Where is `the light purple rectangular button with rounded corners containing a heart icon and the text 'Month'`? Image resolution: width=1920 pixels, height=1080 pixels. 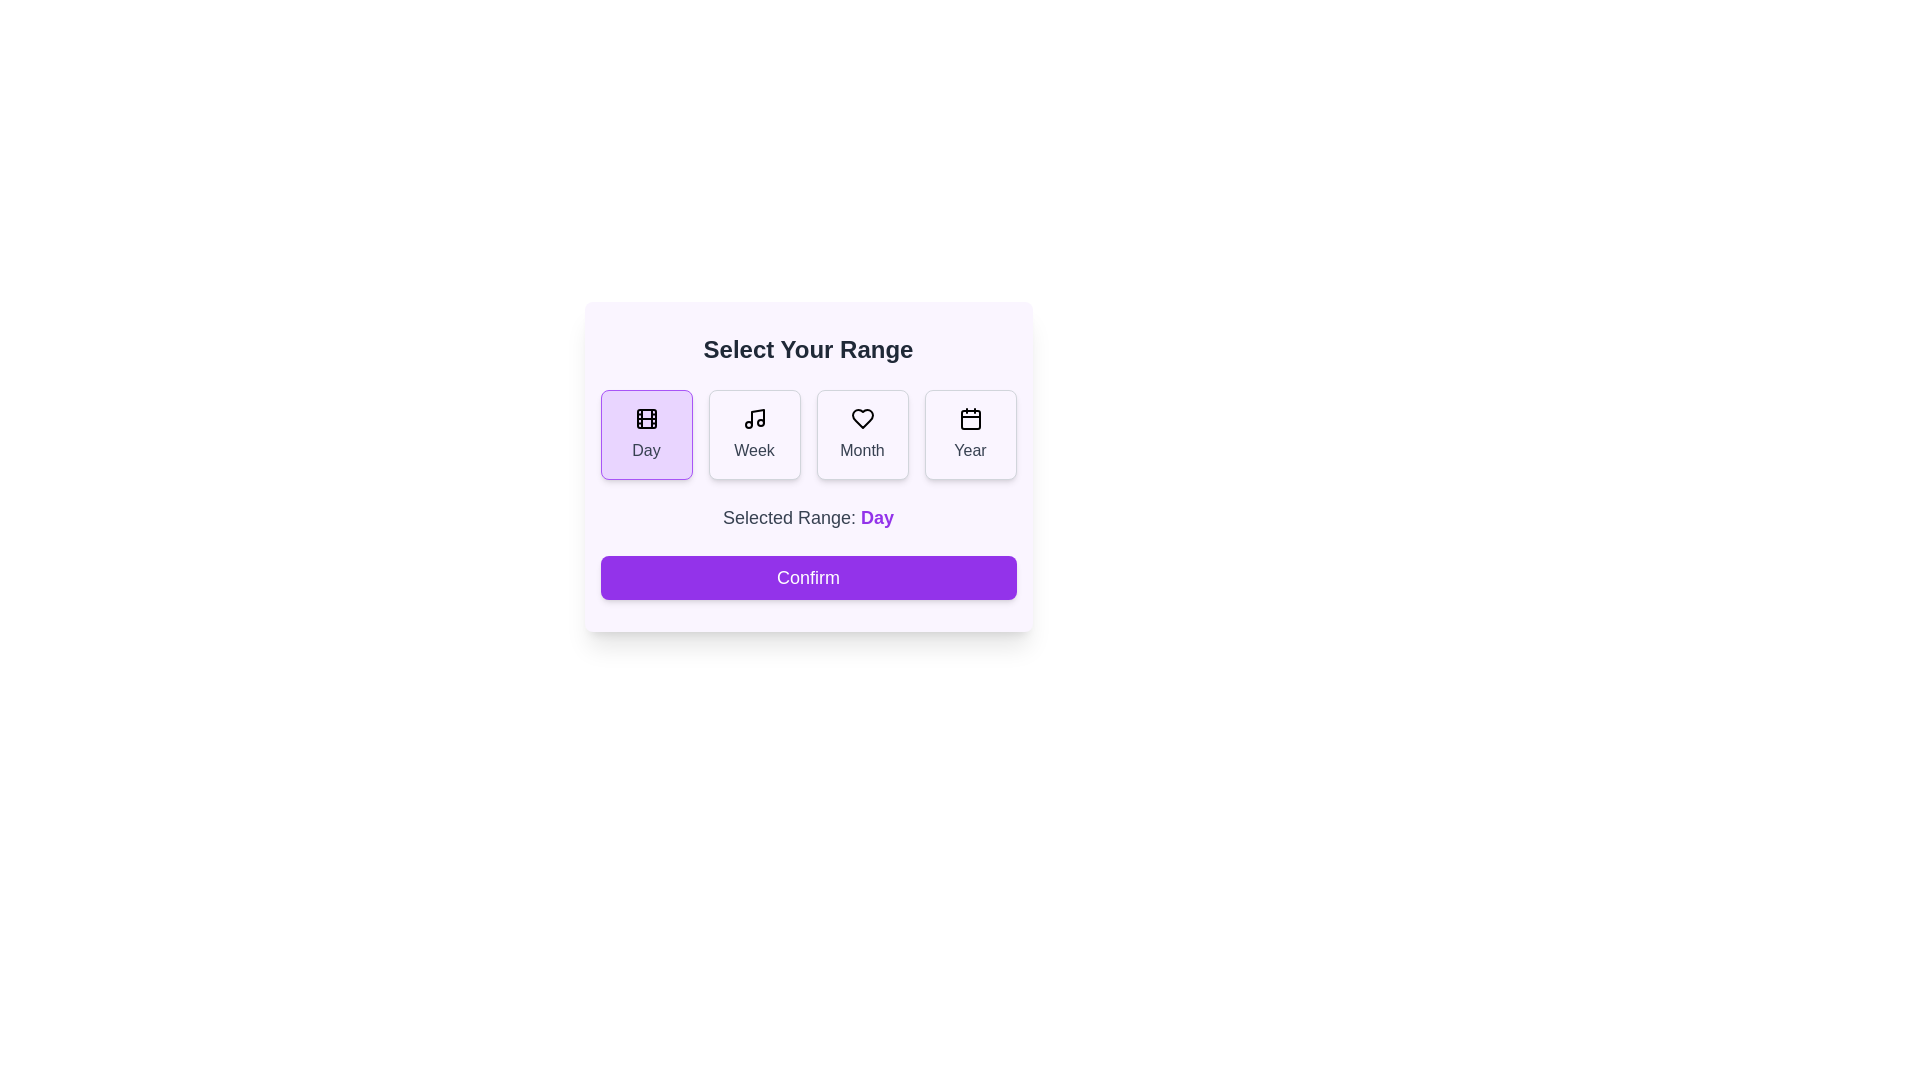
the light purple rectangular button with rounded corners containing a heart icon and the text 'Month' is located at coordinates (862, 434).